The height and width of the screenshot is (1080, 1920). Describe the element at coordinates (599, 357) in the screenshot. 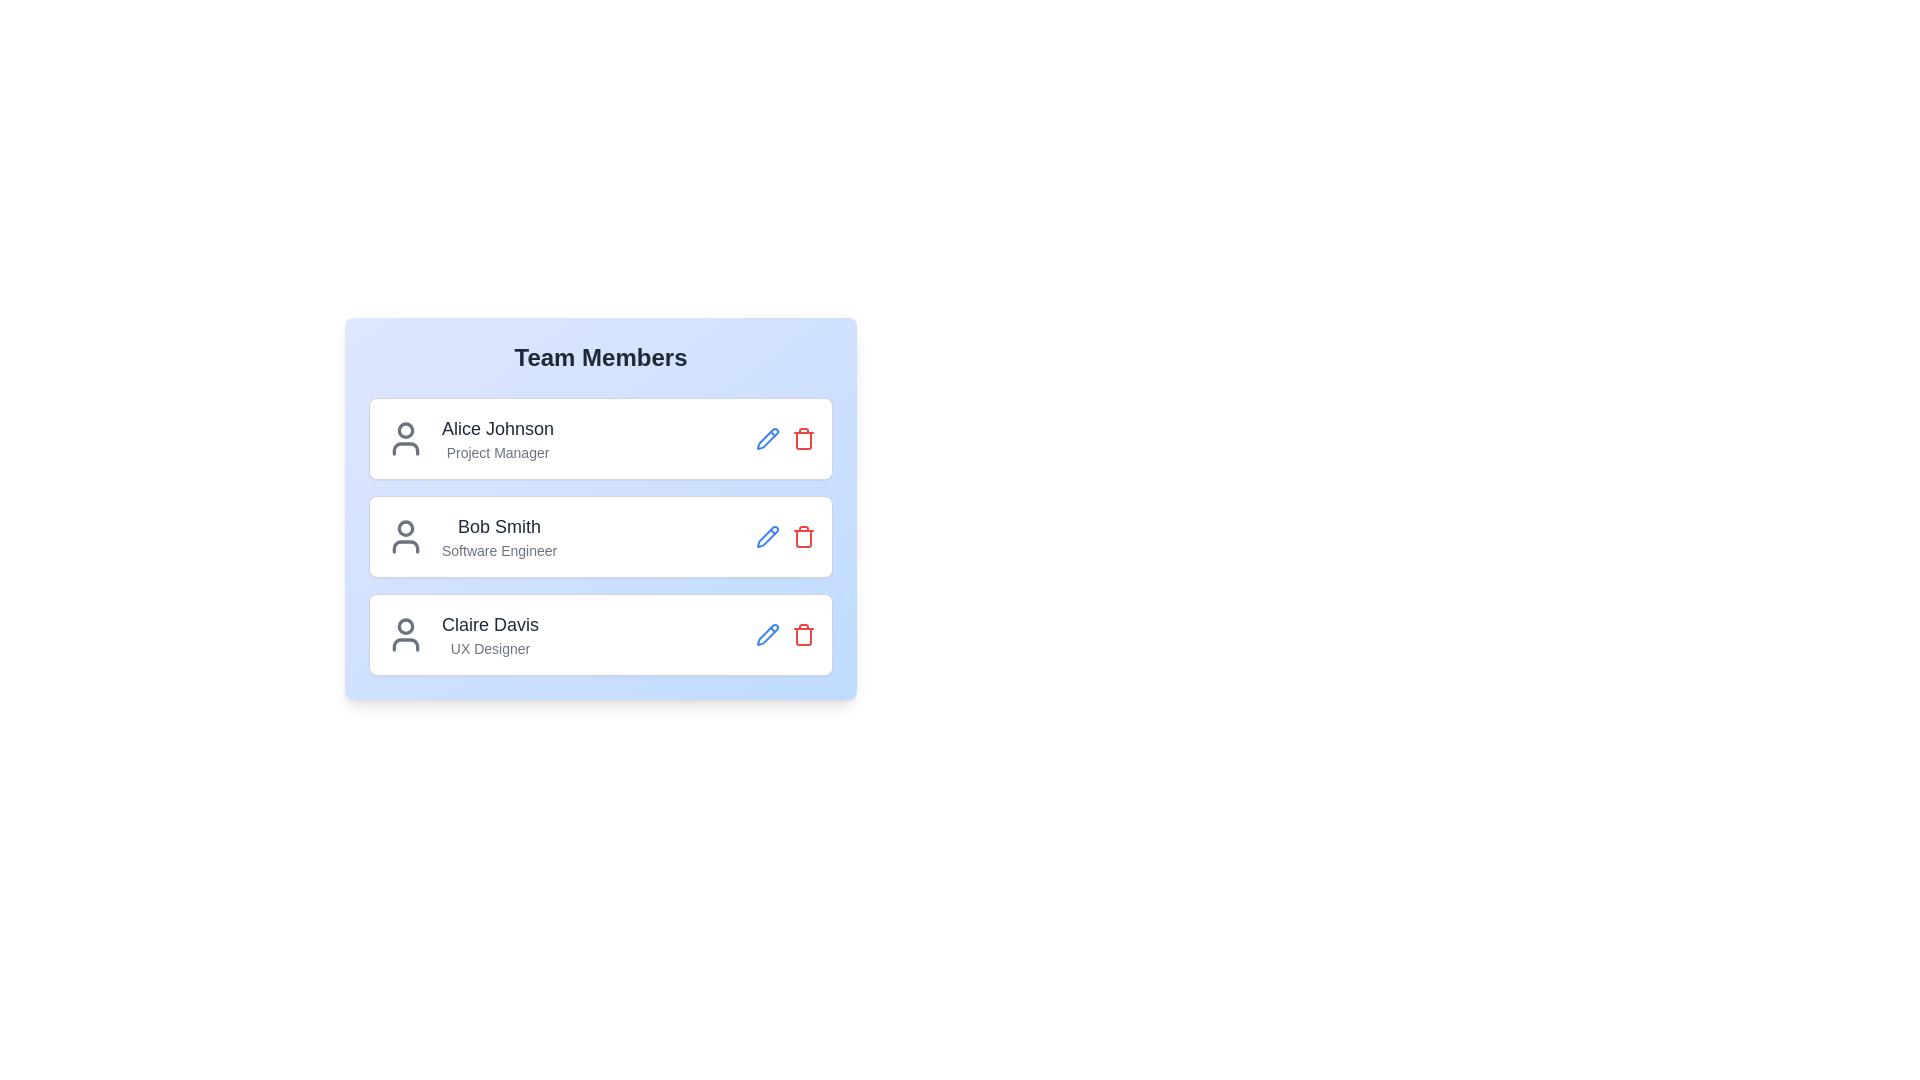

I see `the title 'Team Members'` at that location.